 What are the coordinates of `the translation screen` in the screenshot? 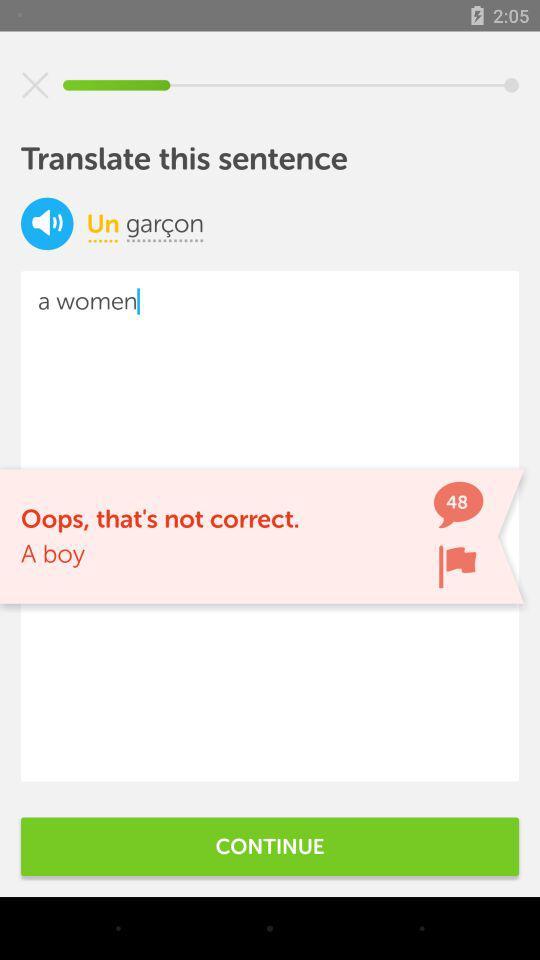 It's located at (35, 85).